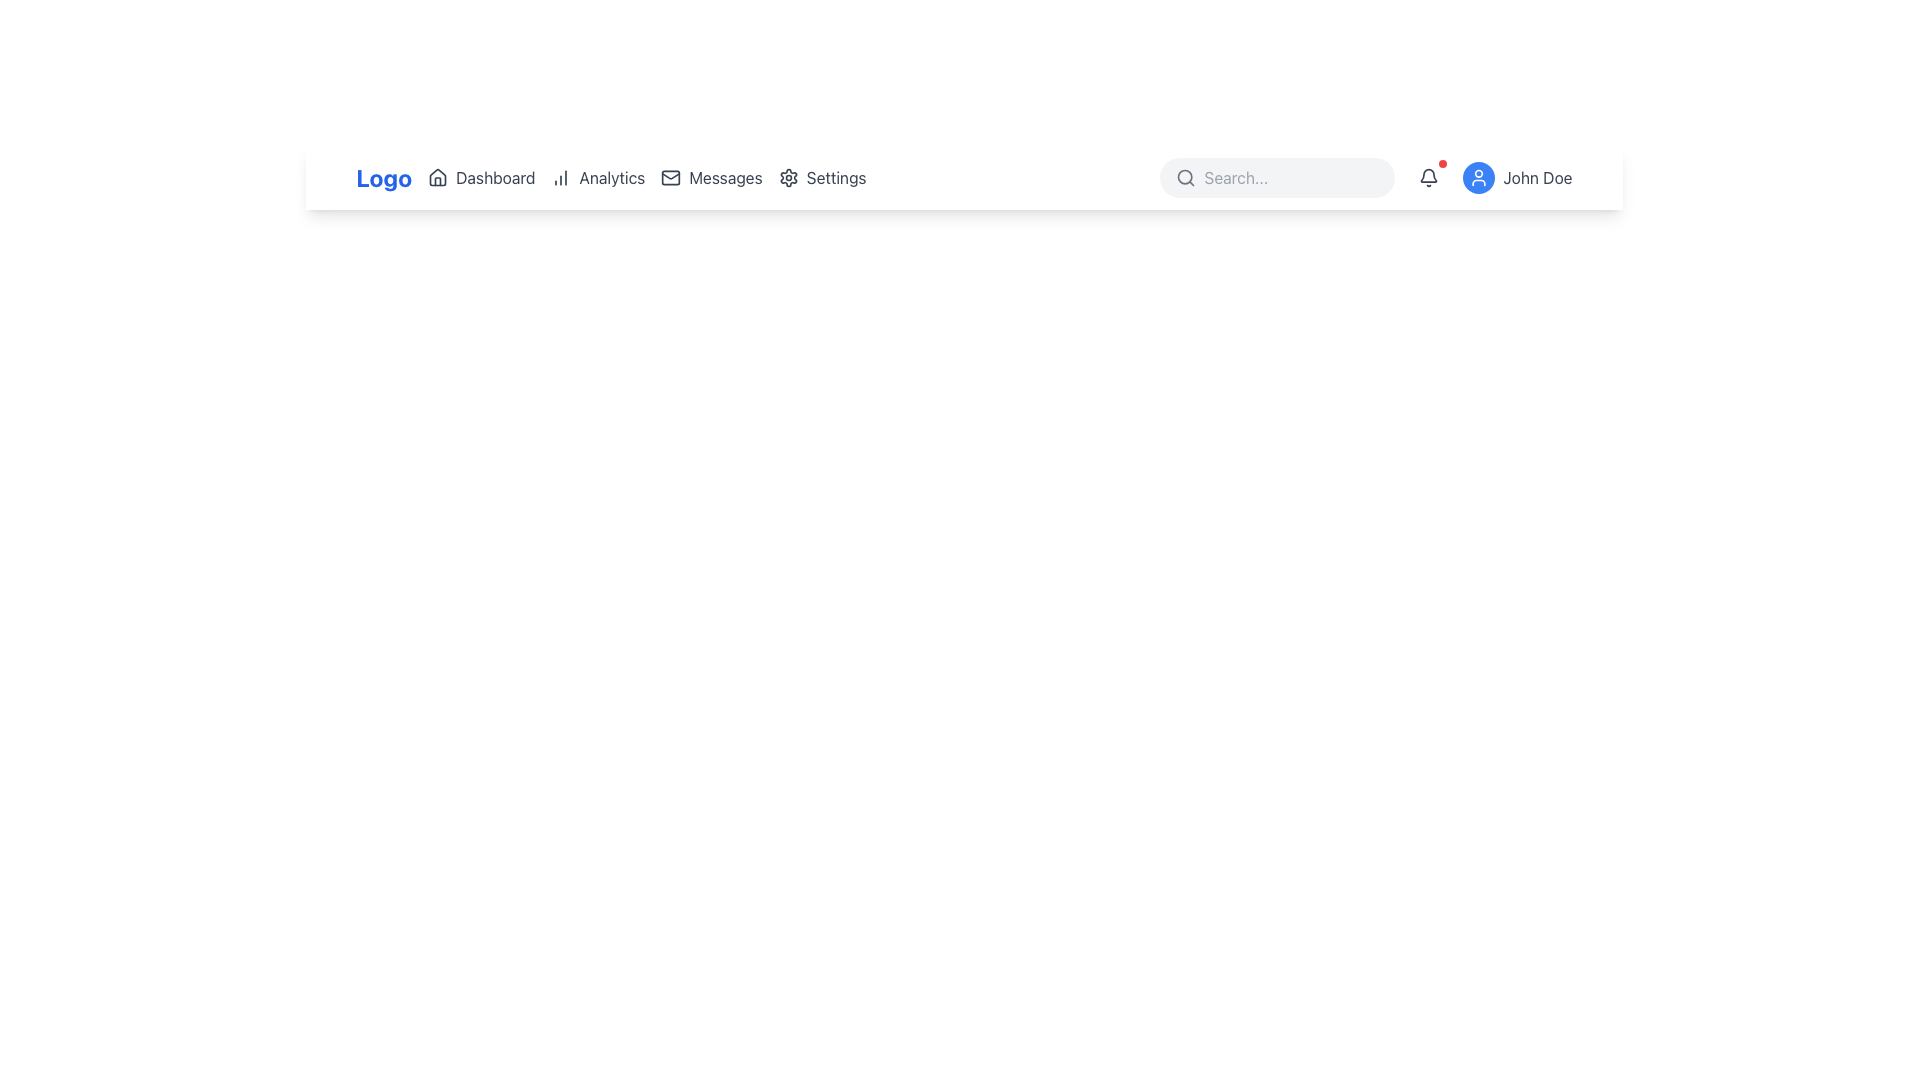  I want to click on the 'Analytics' IconButton located in the main navigation bar, so click(560, 176).